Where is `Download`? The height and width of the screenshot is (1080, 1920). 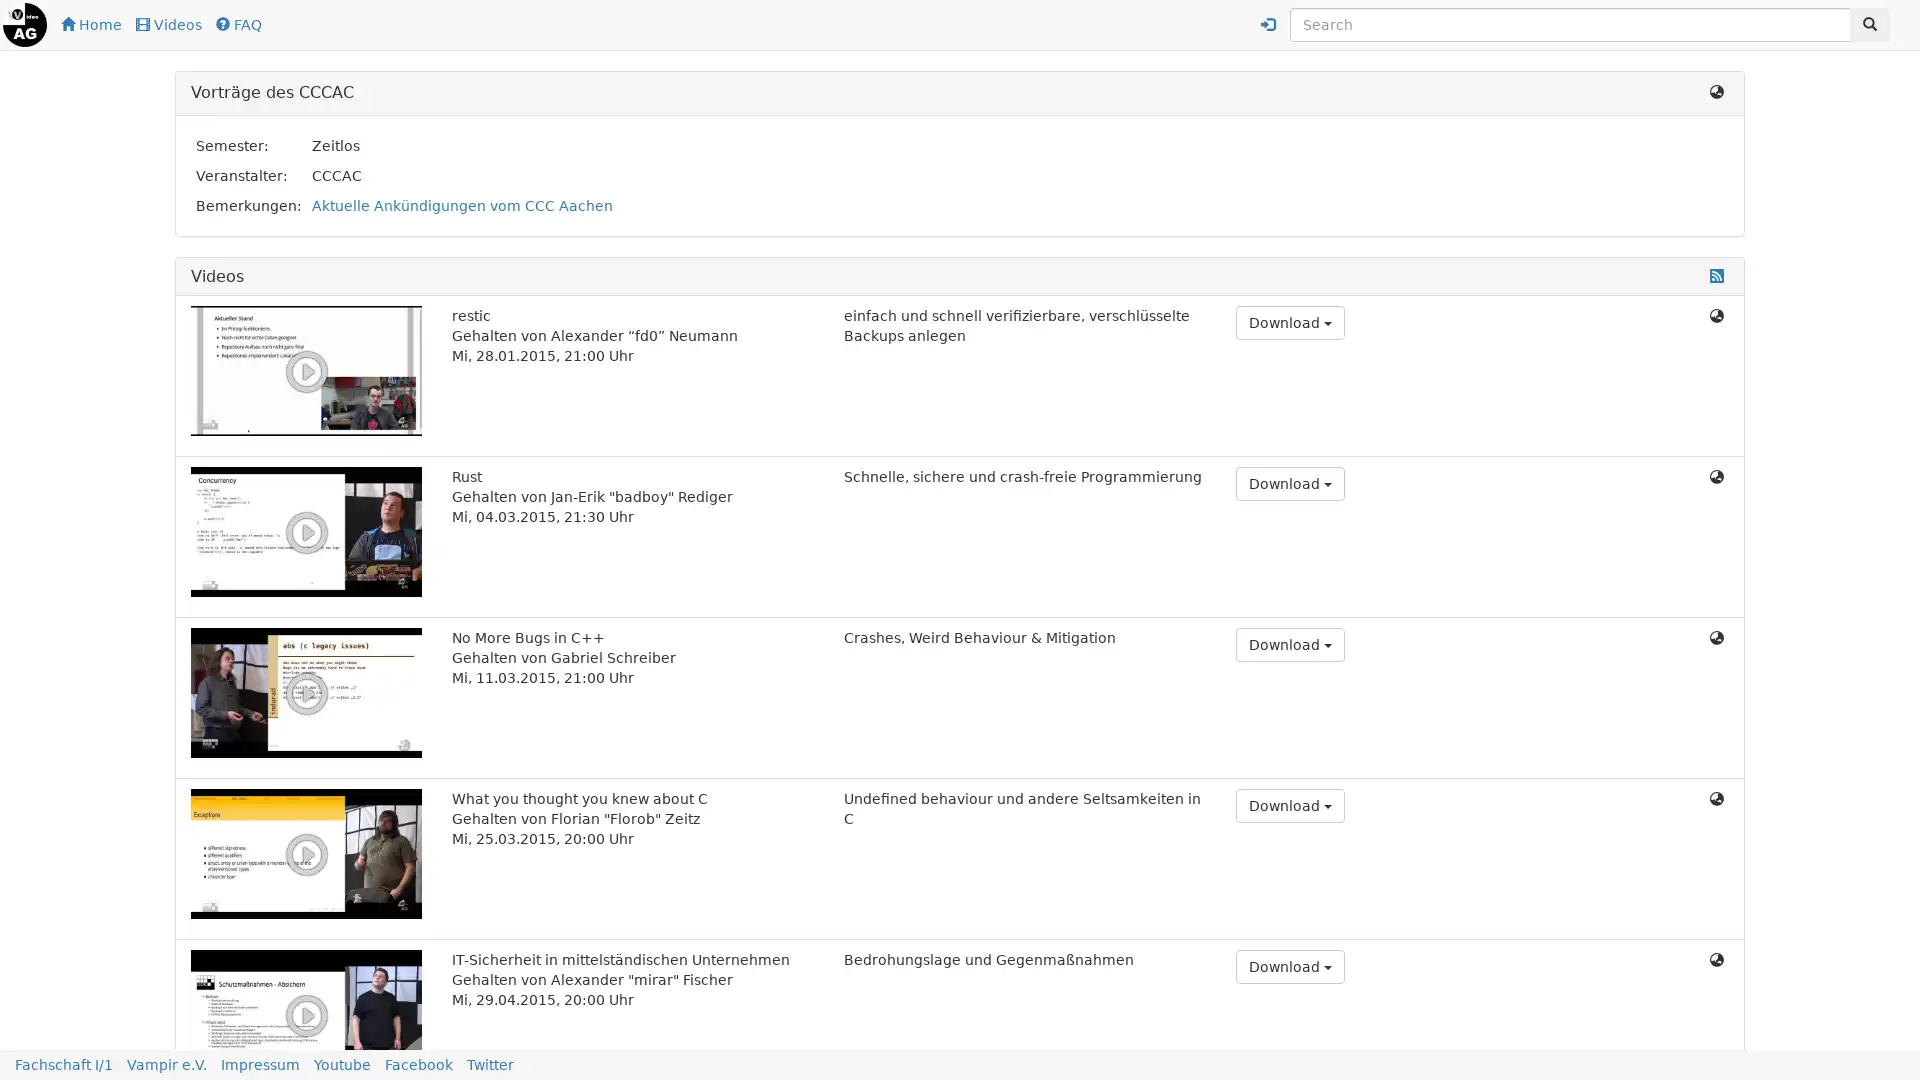 Download is located at coordinates (1290, 322).